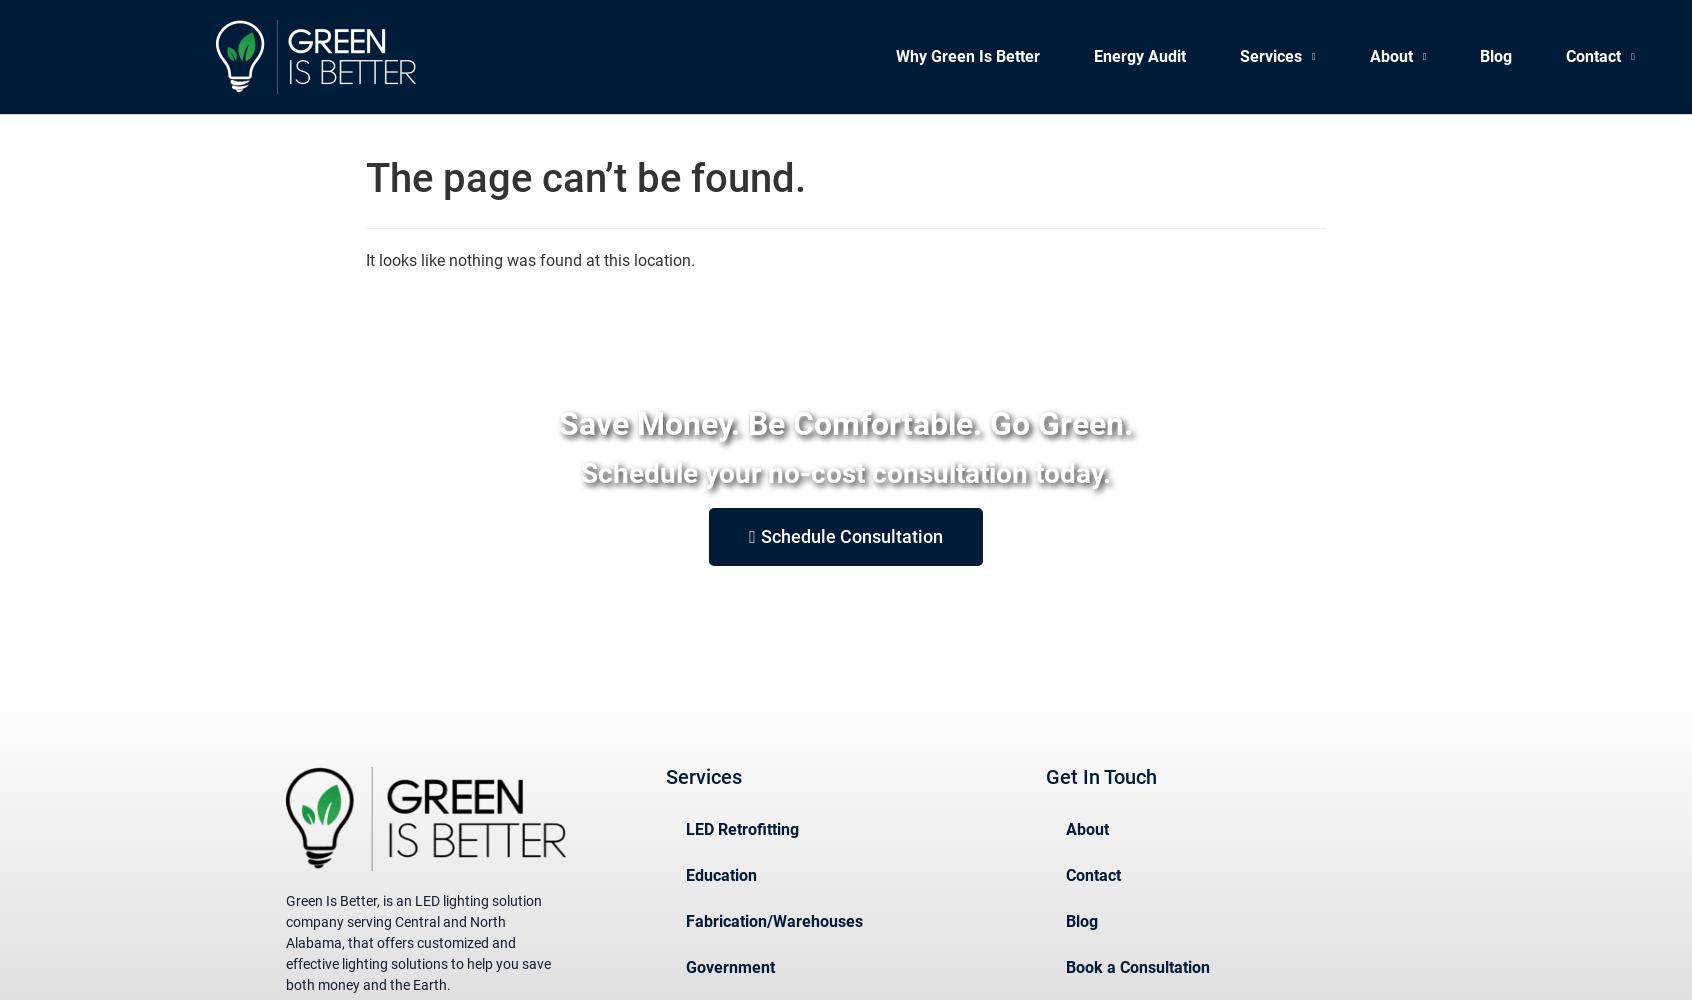  Describe the element at coordinates (728, 966) in the screenshot. I see `'Government'` at that location.